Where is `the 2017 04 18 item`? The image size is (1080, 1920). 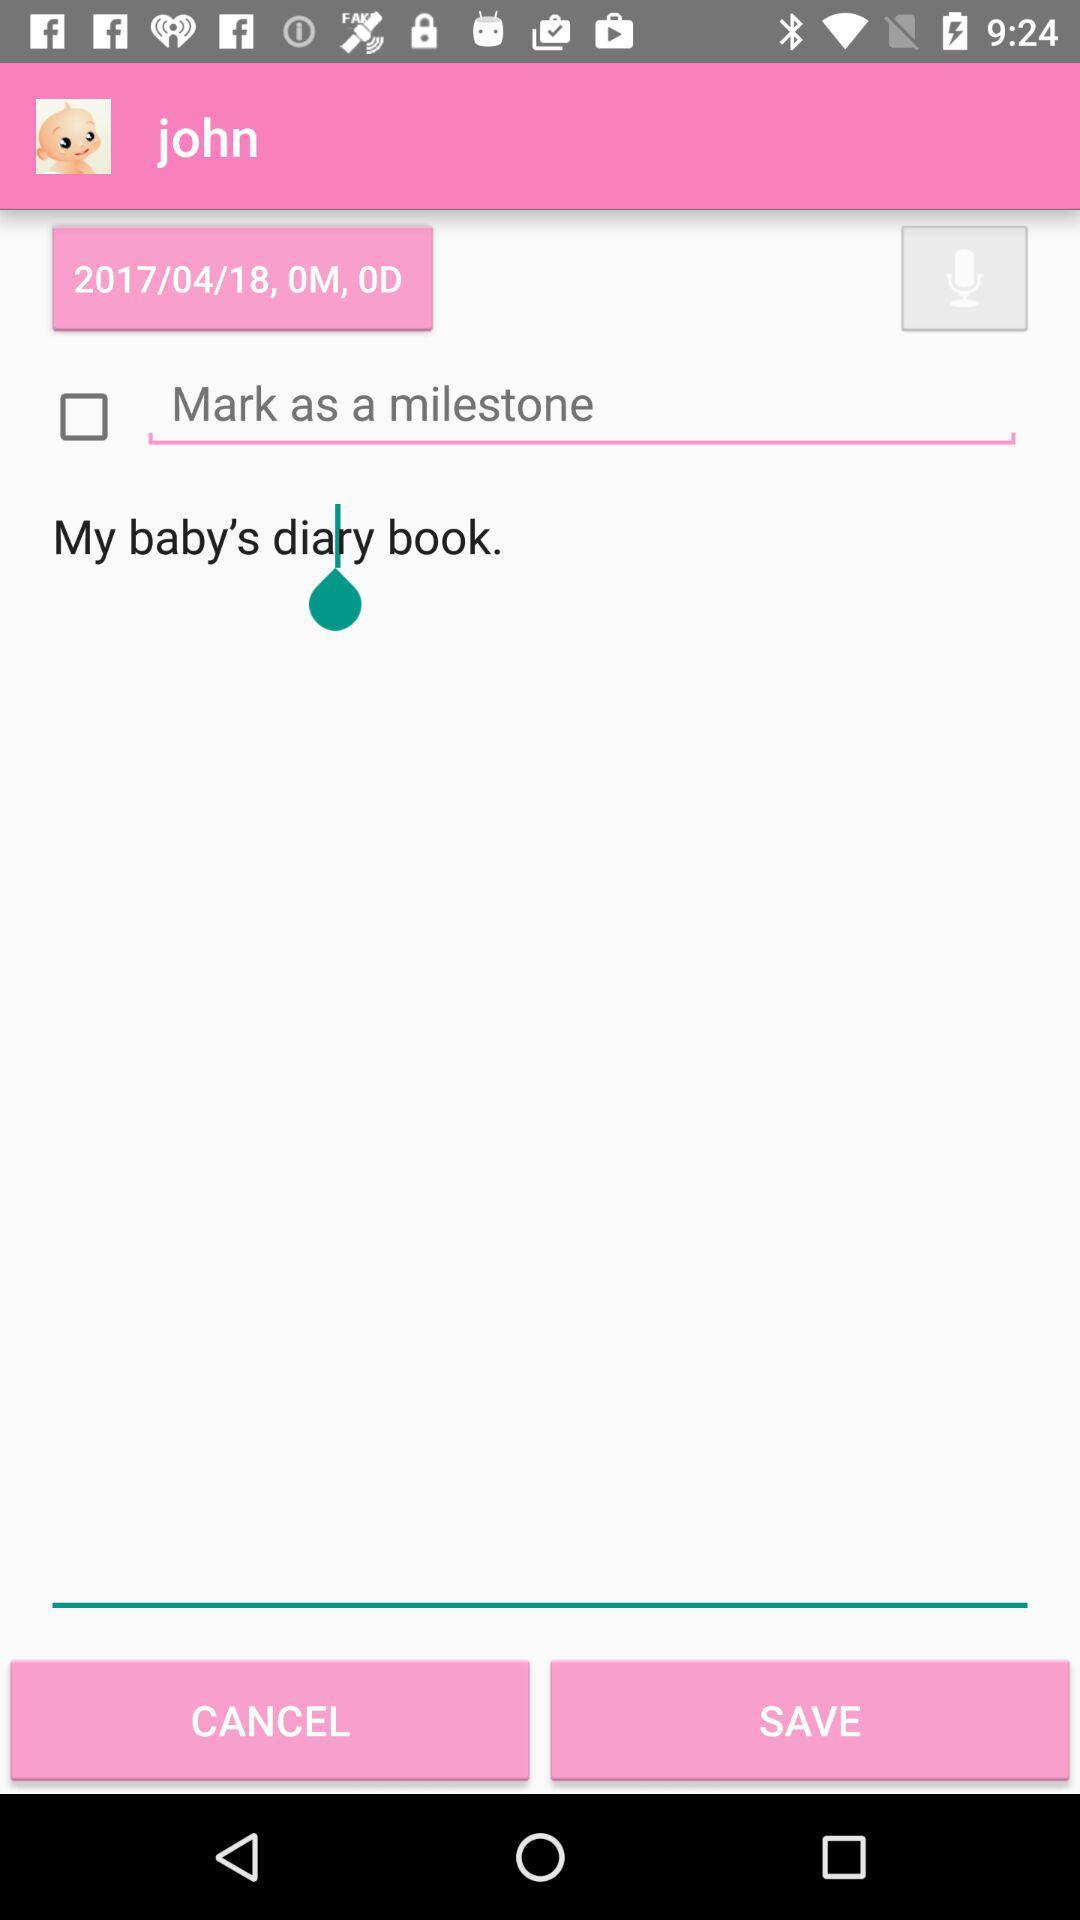
the 2017 04 18 item is located at coordinates (241, 277).